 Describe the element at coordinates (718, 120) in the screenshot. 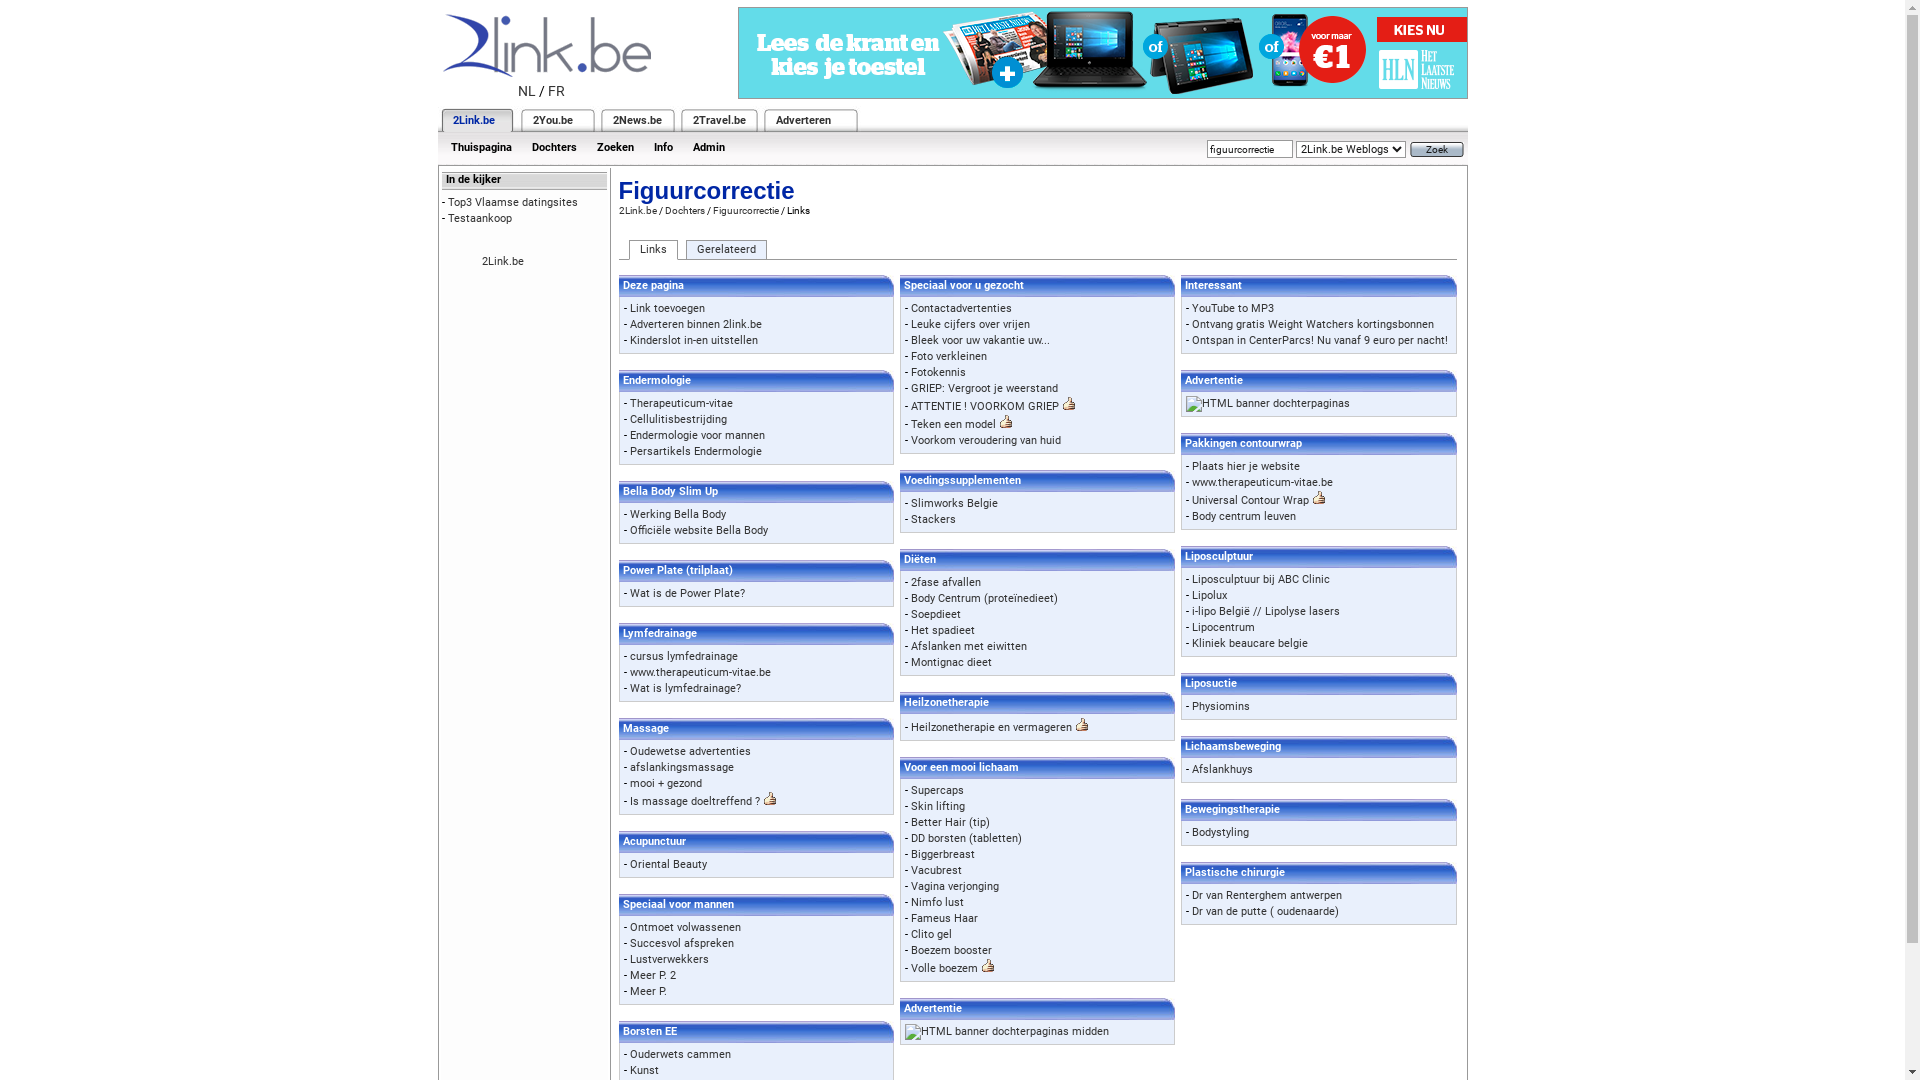

I see `'2Travel.be'` at that location.